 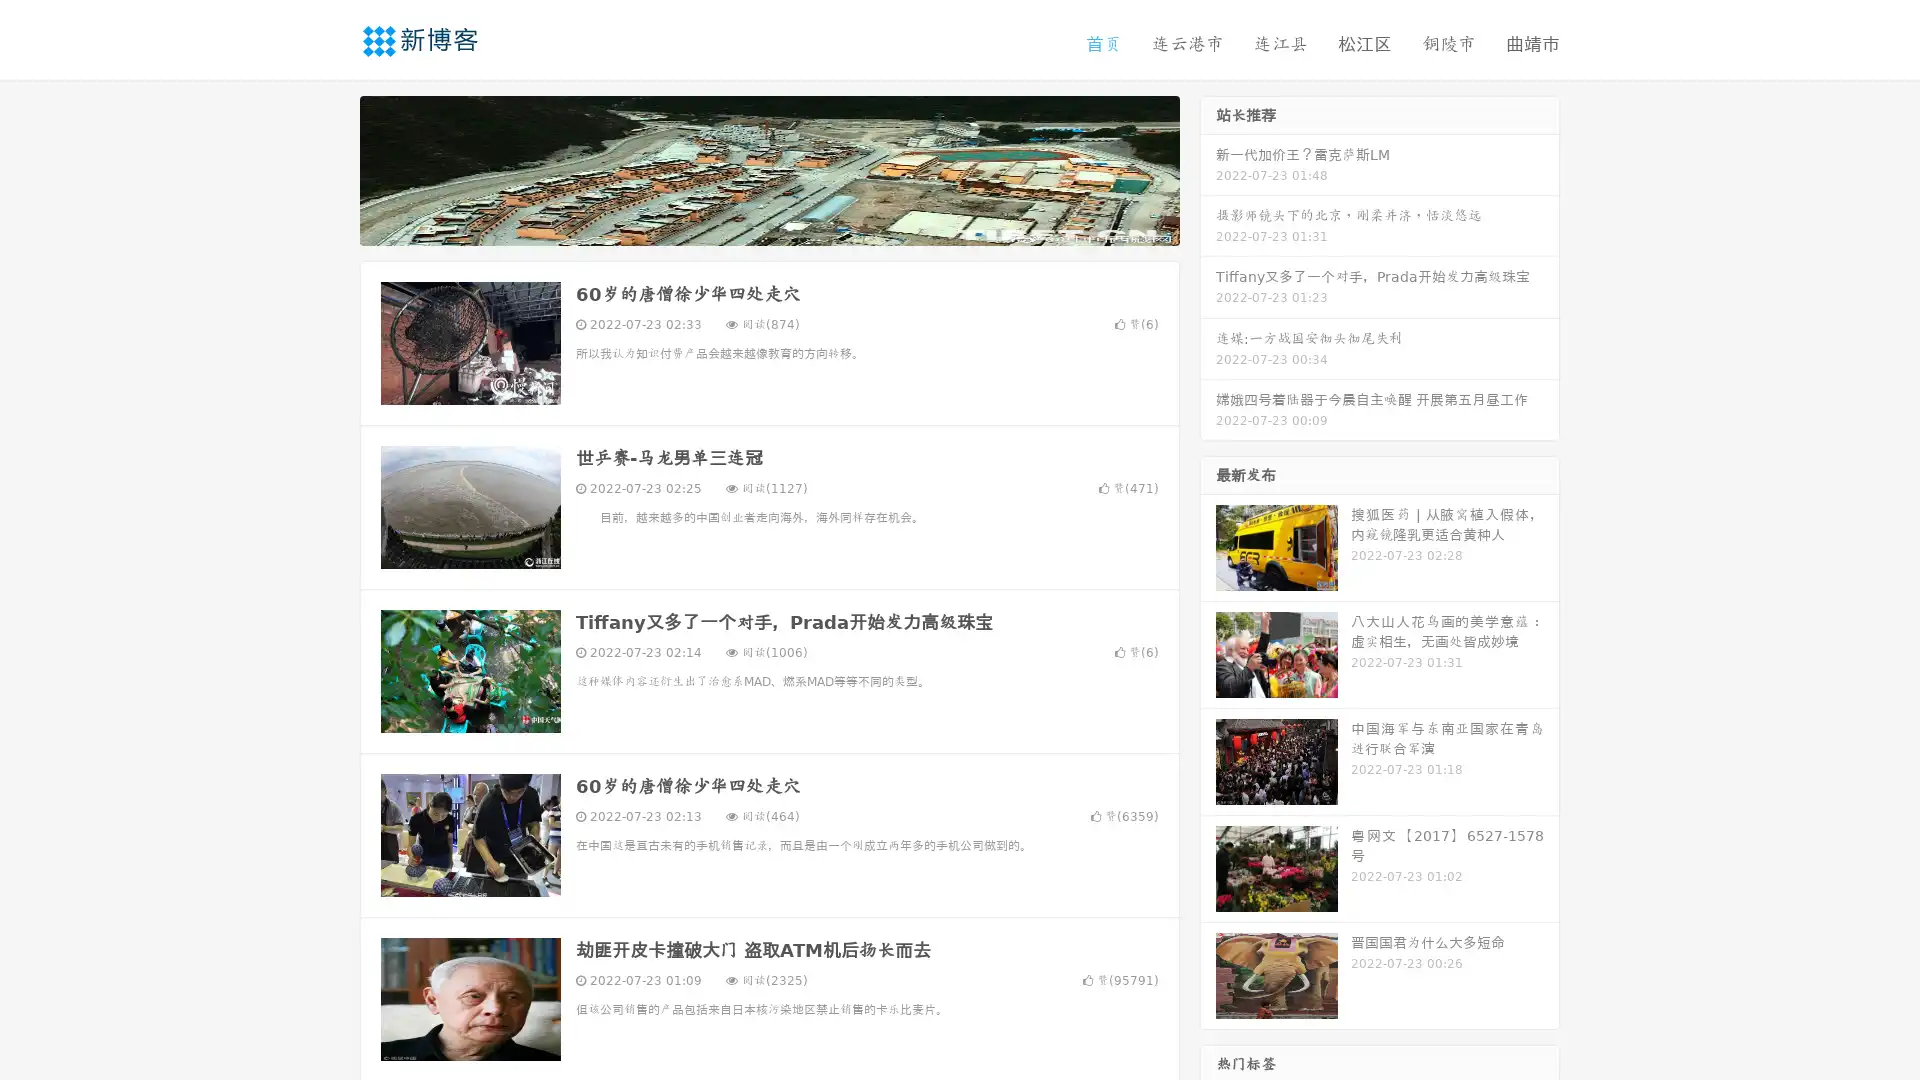 What do you see at coordinates (789, 225) in the screenshot?
I see `Go to slide 3` at bounding box center [789, 225].